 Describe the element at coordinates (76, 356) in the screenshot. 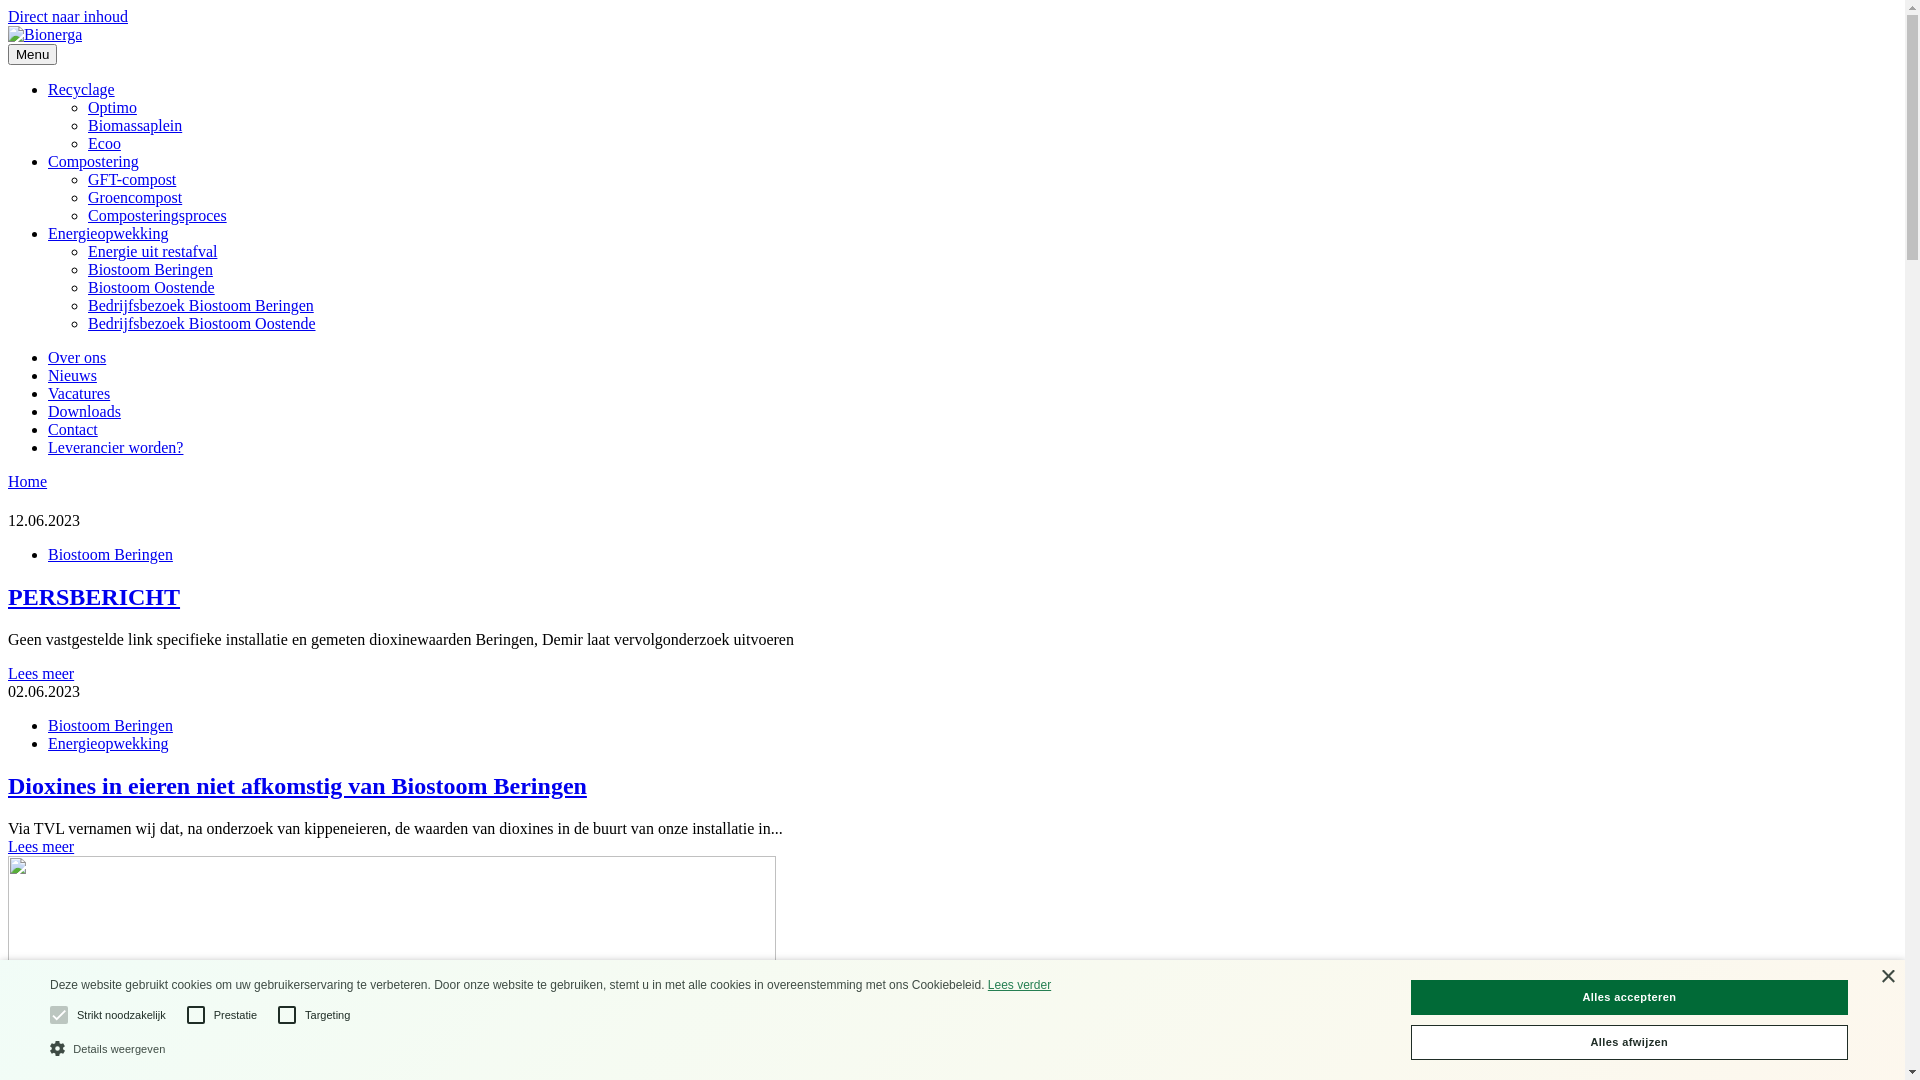

I see `'Over ons'` at that location.